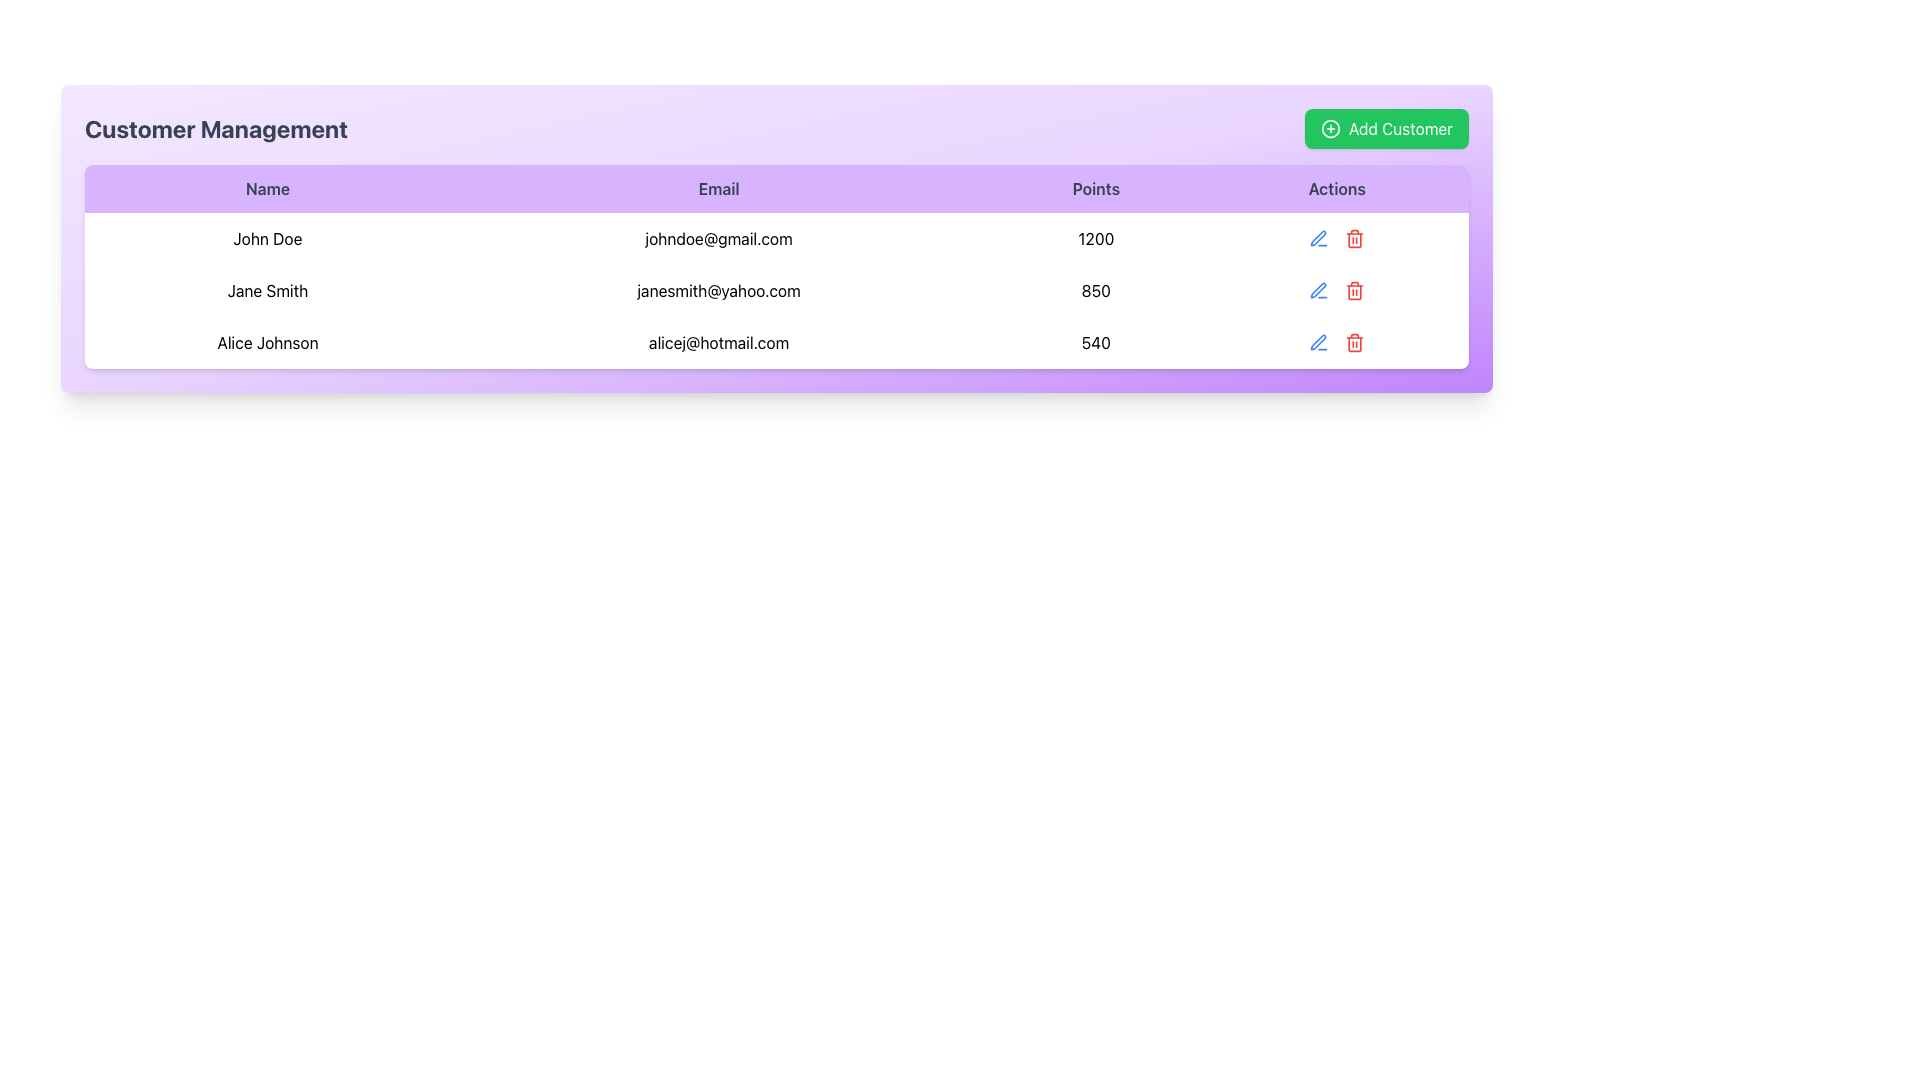 The height and width of the screenshot is (1080, 1920). Describe the element at coordinates (1355, 342) in the screenshot. I see `the red trashcan icon located in the 'Actions' column of the last row in the 'Customer Management' table` at that location.